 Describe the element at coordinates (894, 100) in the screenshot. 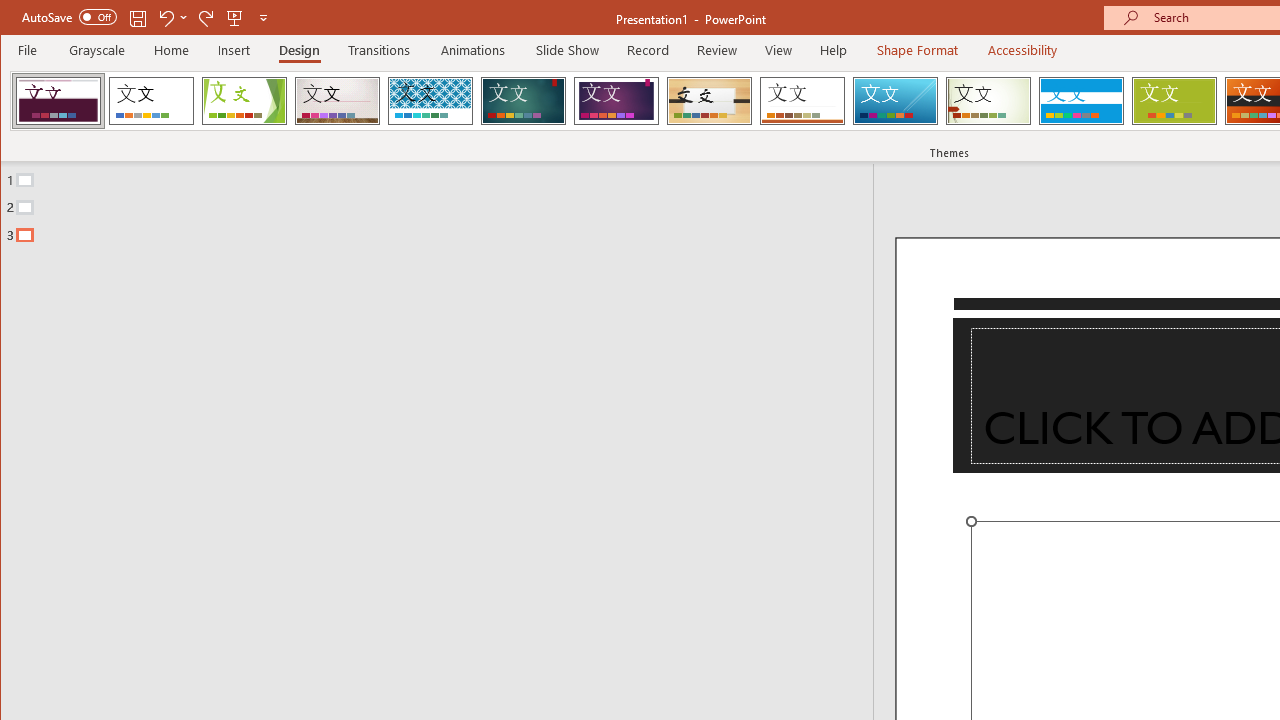

I see `'Slice'` at that location.